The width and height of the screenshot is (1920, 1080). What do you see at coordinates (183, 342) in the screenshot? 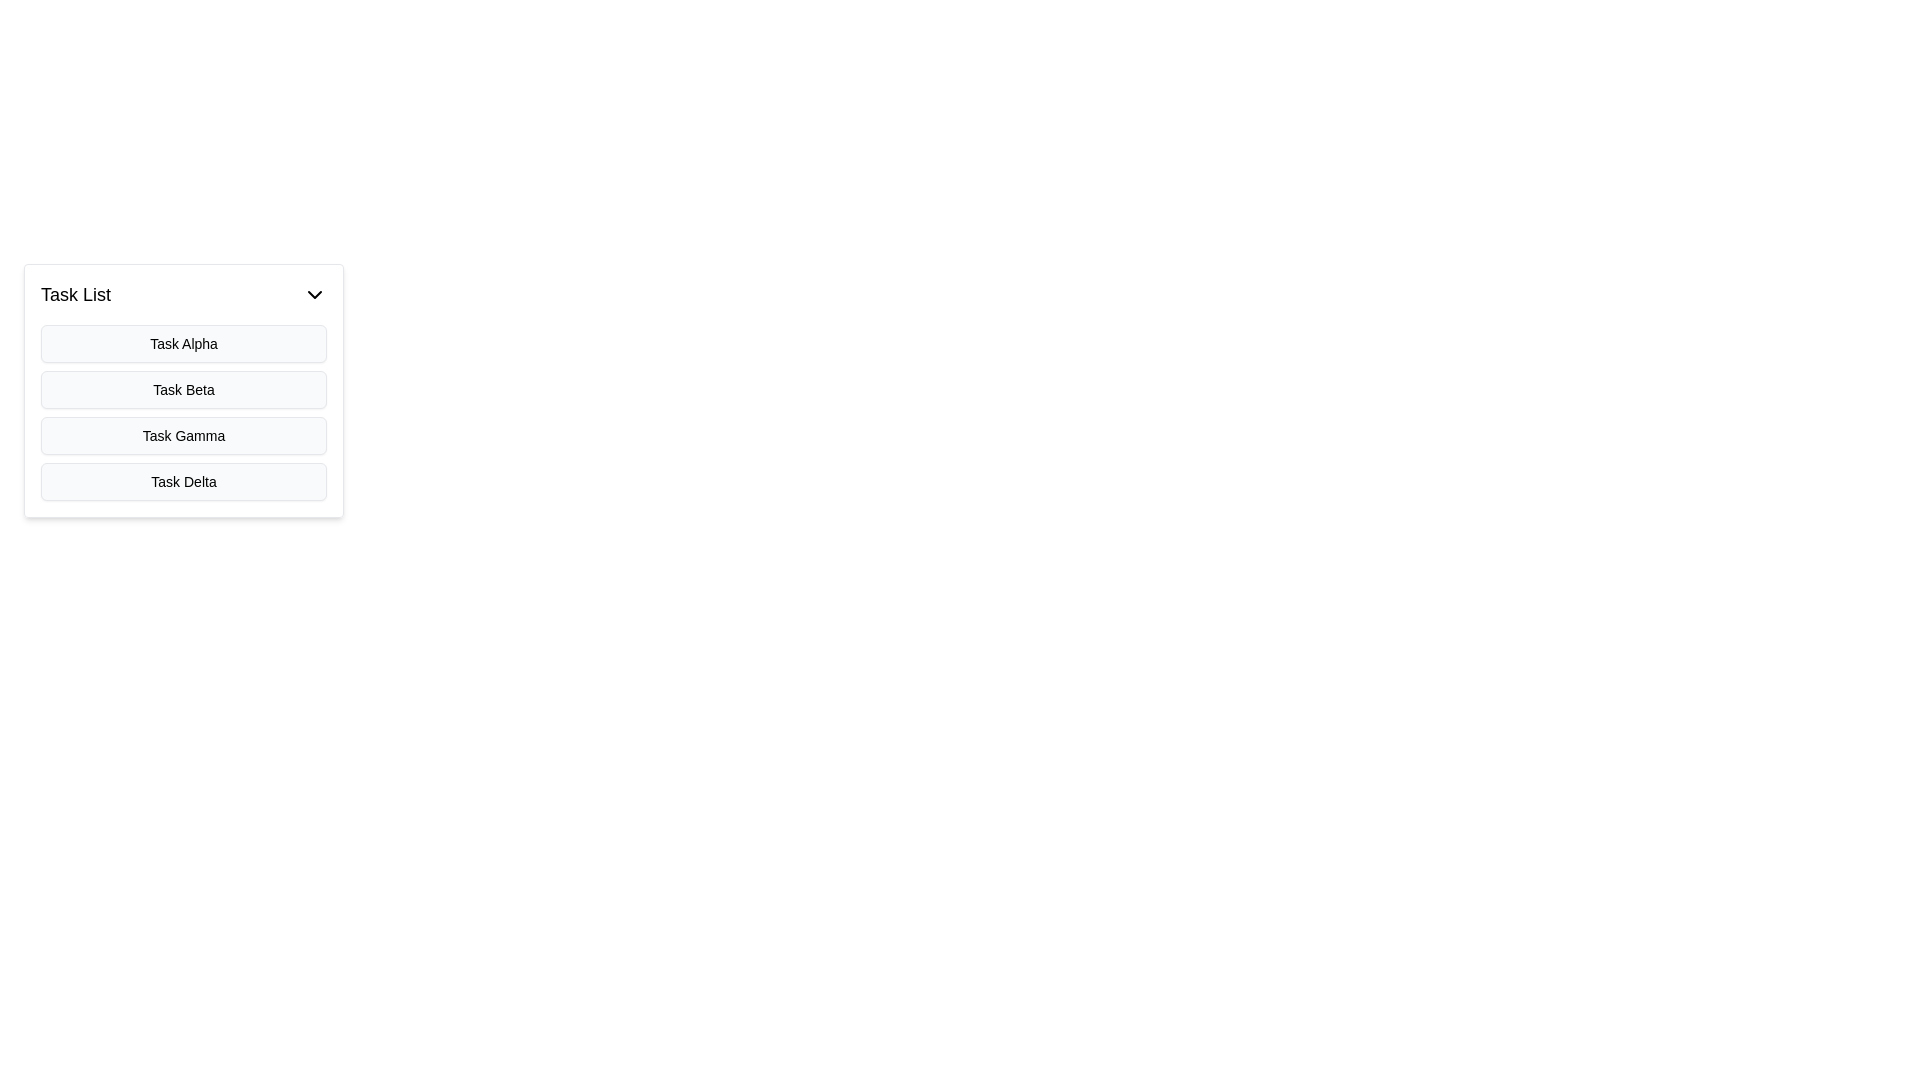
I see `the 'Task Alpha' button-like list item in the 'Task List'` at bounding box center [183, 342].